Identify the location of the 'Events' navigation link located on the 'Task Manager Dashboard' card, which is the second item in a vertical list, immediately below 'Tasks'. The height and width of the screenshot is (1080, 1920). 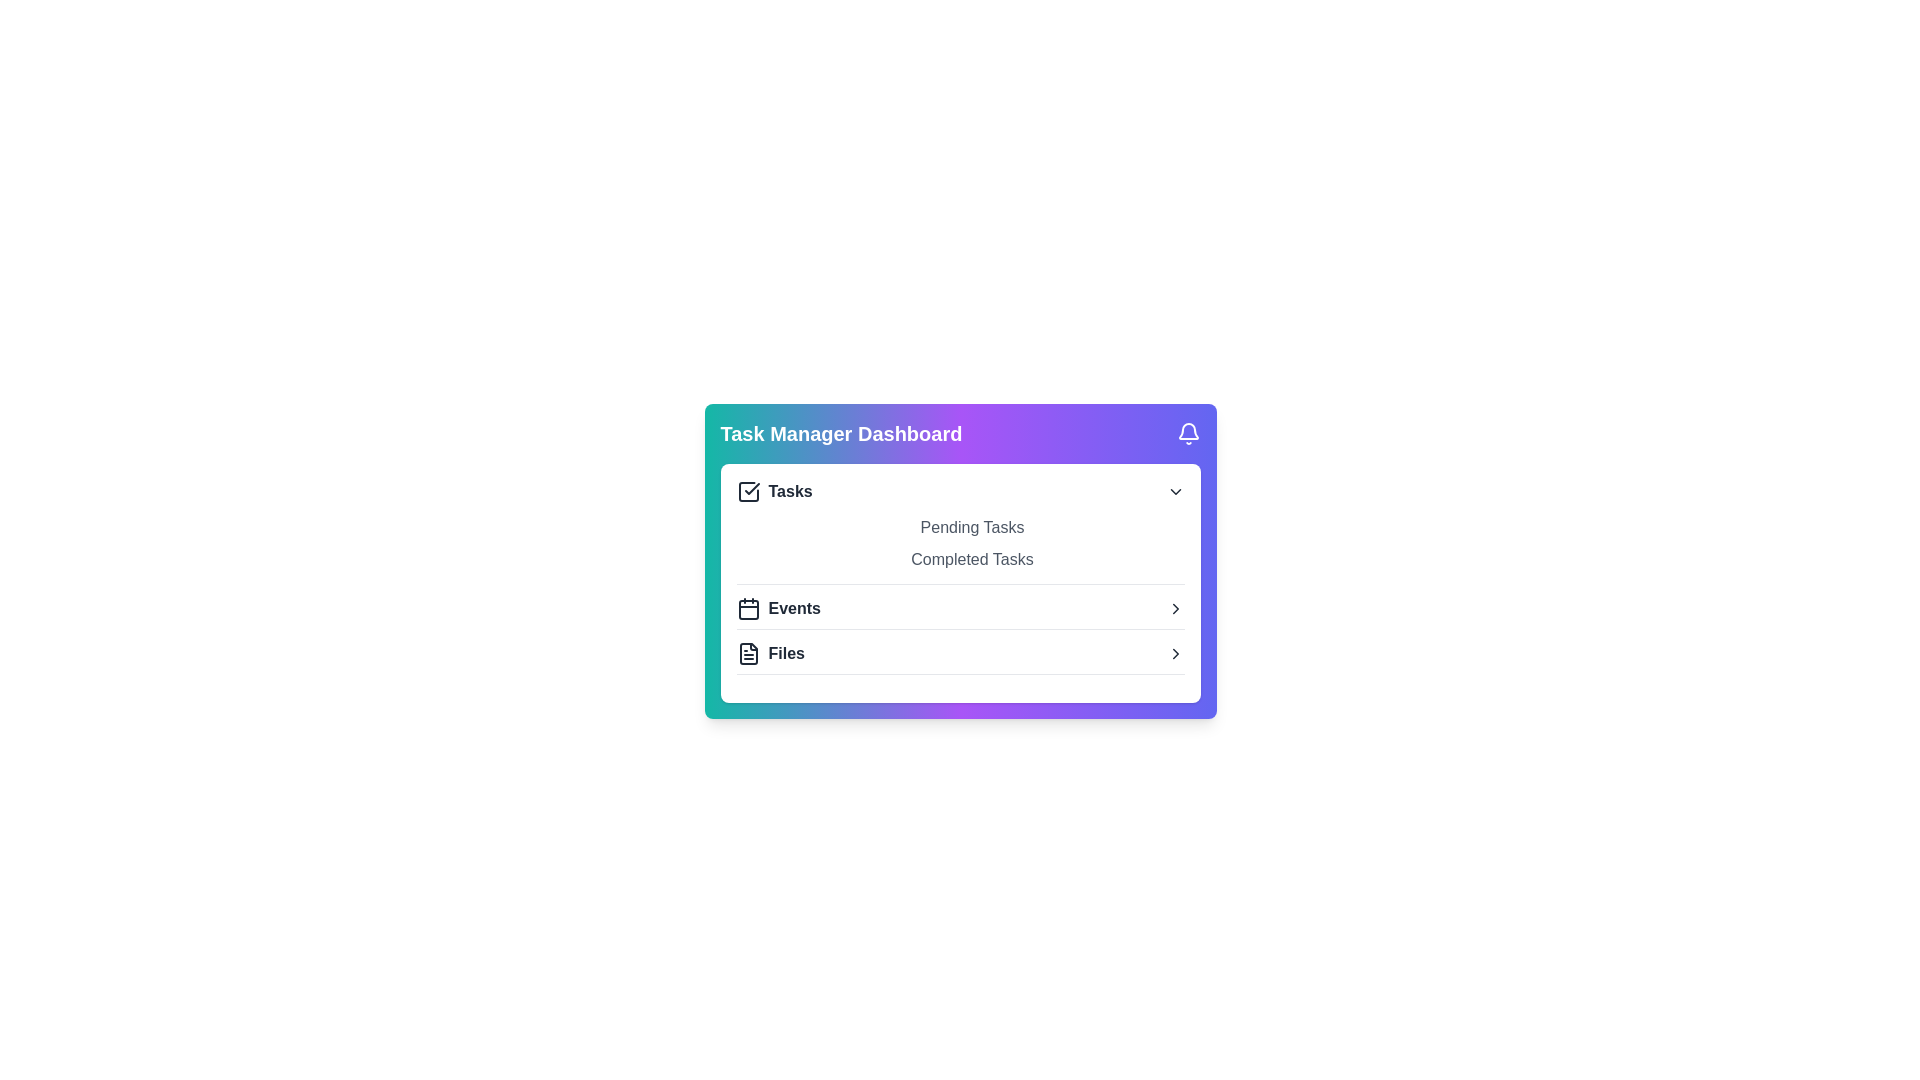
(960, 608).